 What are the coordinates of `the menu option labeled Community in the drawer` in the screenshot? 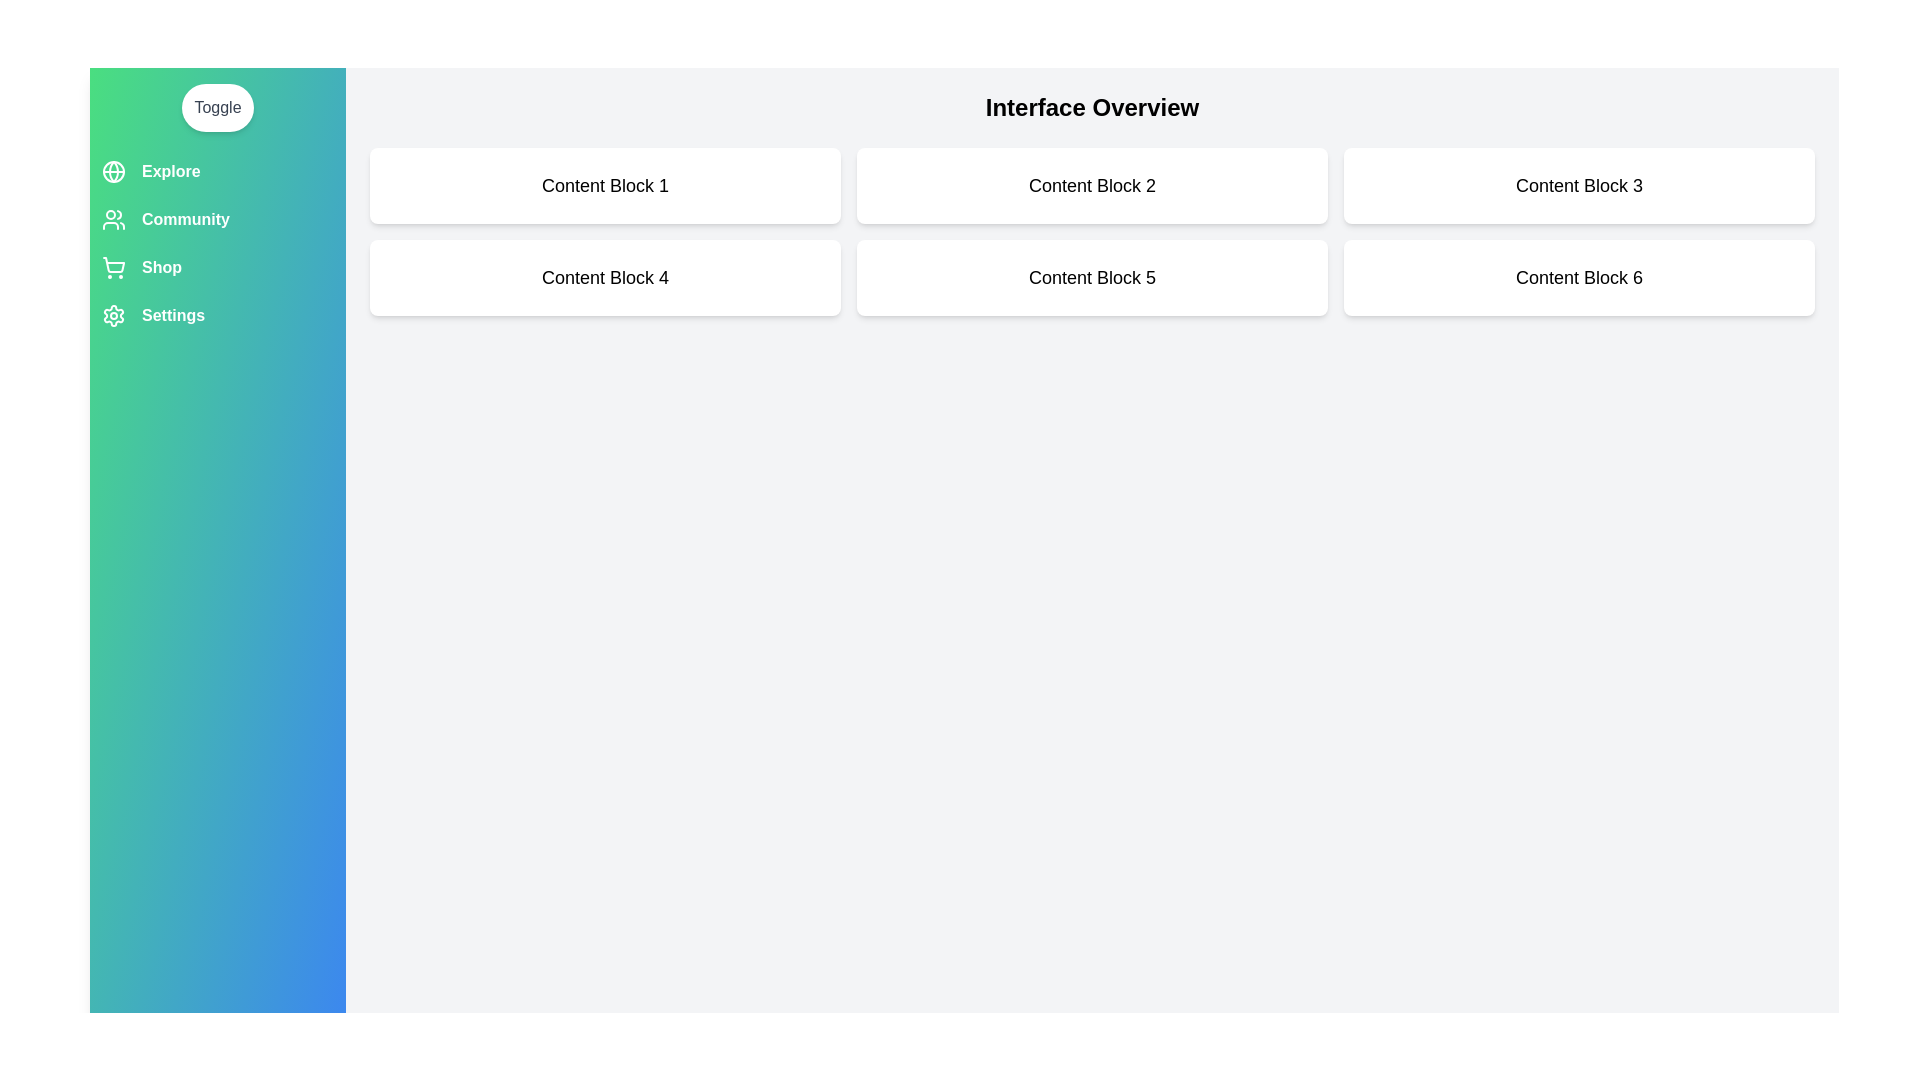 It's located at (217, 219).